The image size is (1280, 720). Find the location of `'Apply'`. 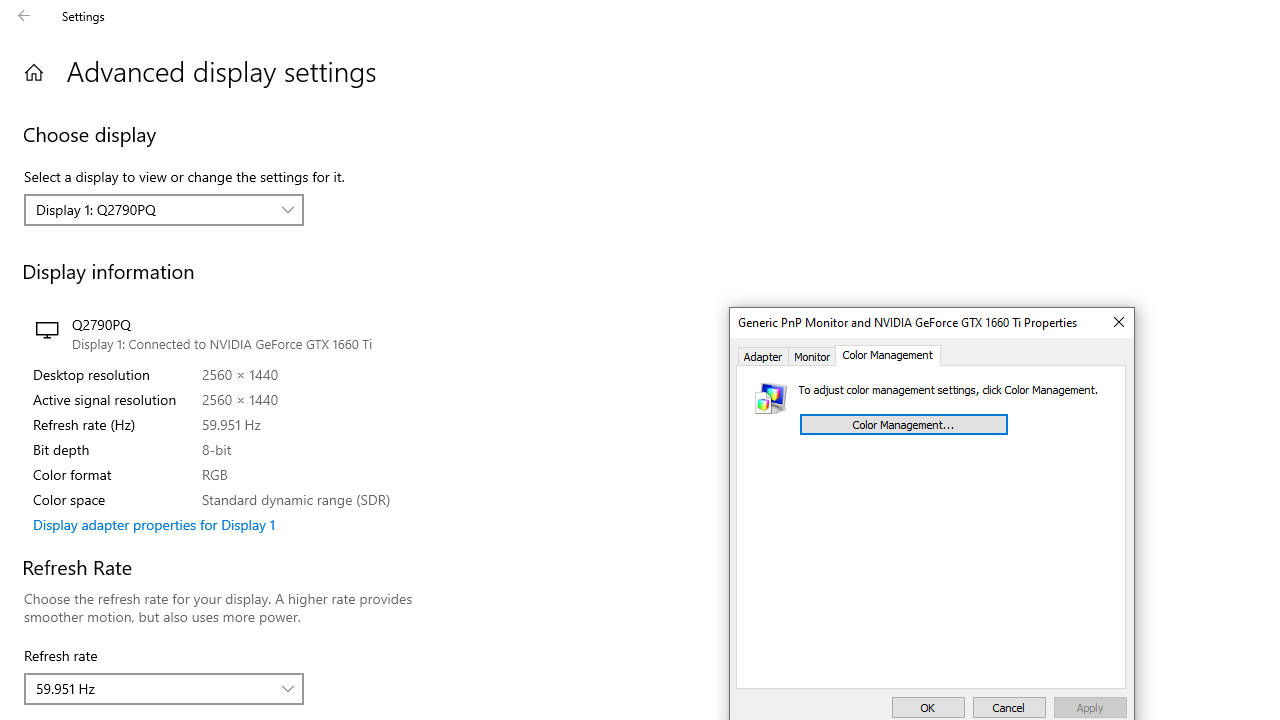

'Apply' is located at coordinates (1089, 706).